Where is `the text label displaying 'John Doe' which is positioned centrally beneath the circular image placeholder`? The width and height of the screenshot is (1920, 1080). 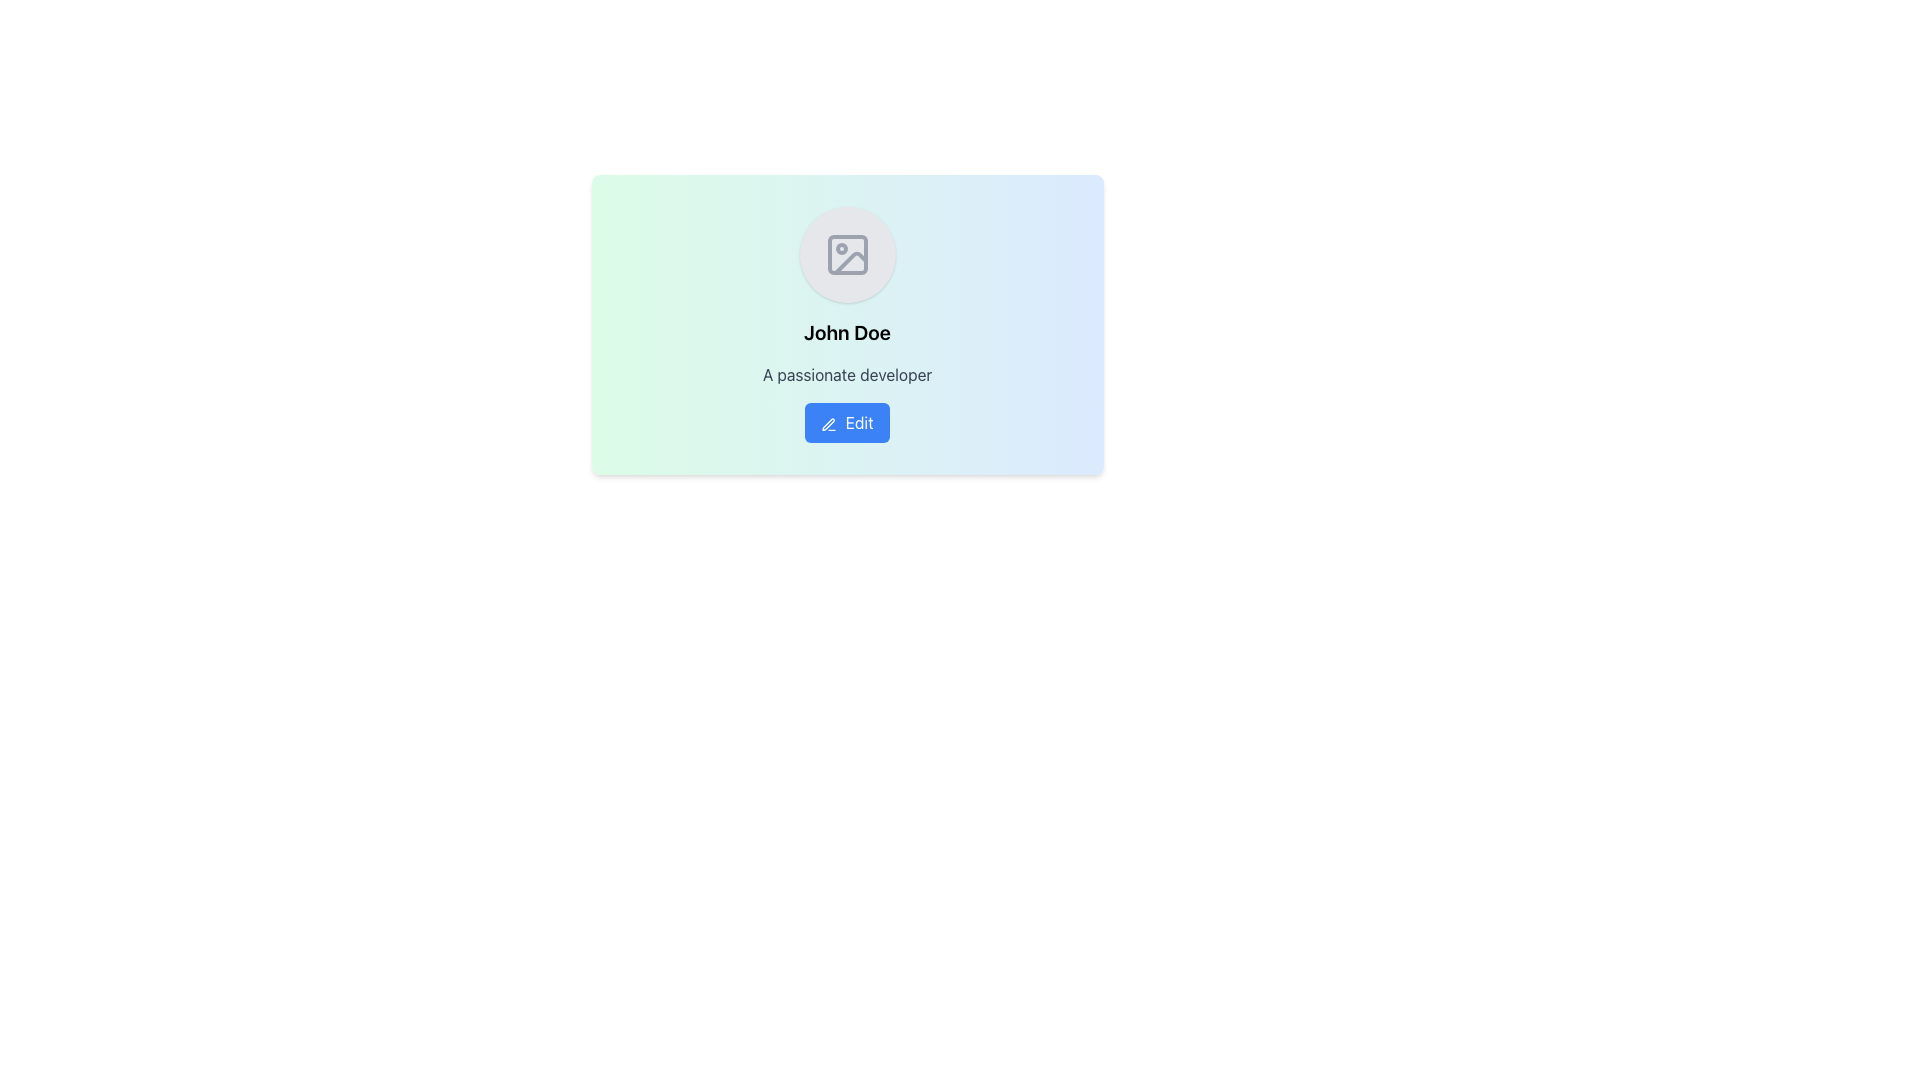
the text label displaying 'John Doe' which is positioned centrally beneath the circular image placeholder is located at coordinates (847, 331).